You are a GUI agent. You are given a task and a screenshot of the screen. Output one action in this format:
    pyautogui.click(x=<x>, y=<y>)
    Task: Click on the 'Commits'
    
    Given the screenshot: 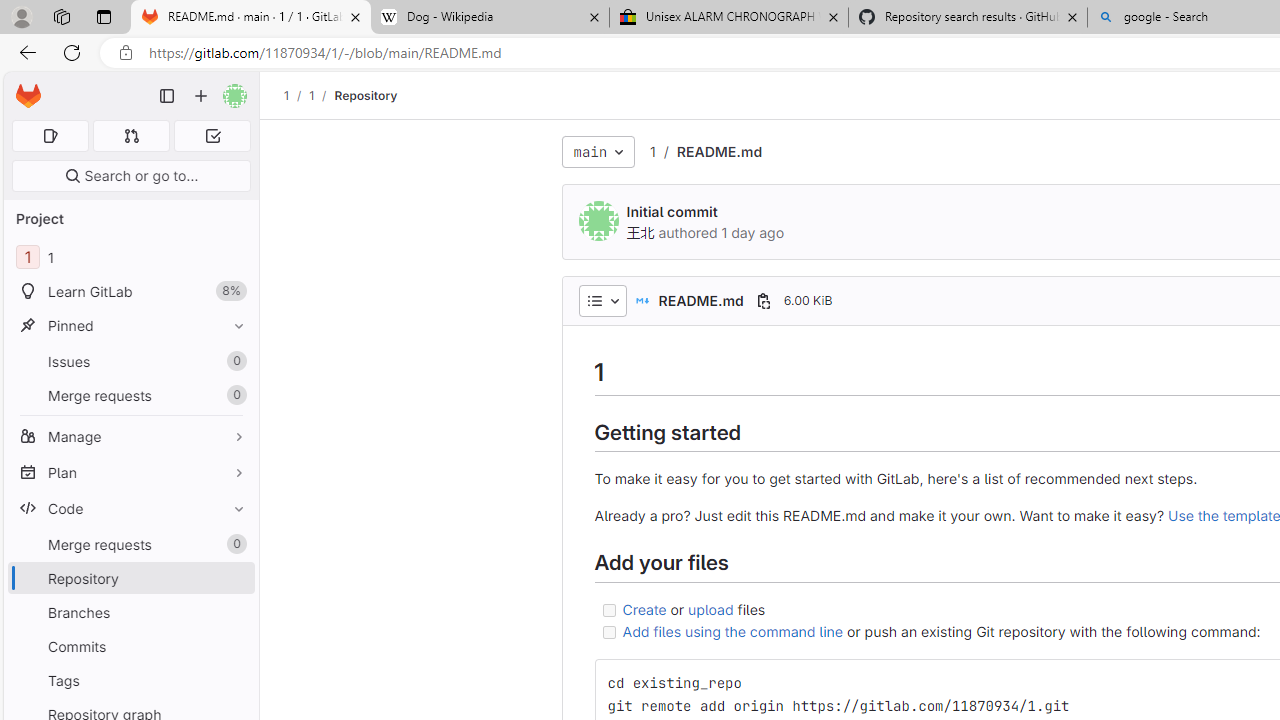 What is the action you would take?
    pyautogui.click(x=130, y=646)
    